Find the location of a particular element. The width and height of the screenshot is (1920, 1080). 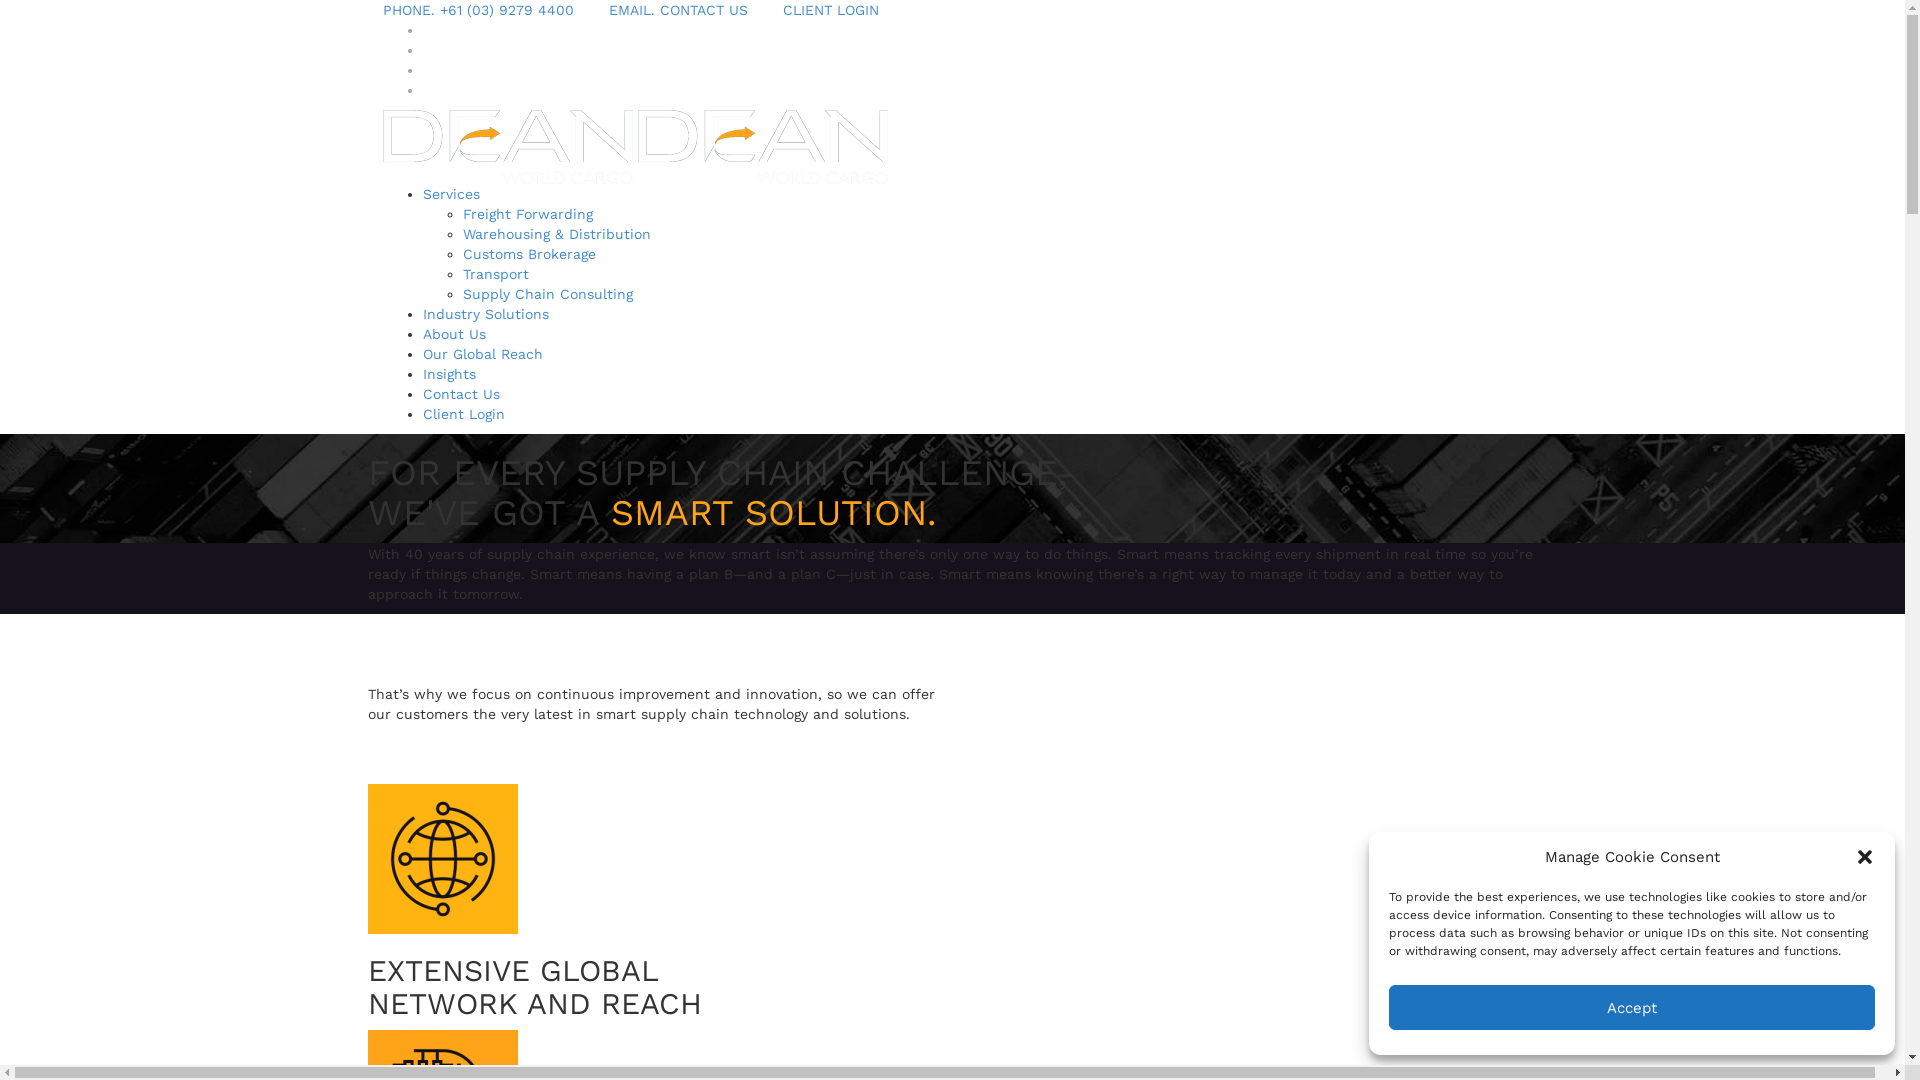

'Contact Us' is located at coordinates (459, 393).